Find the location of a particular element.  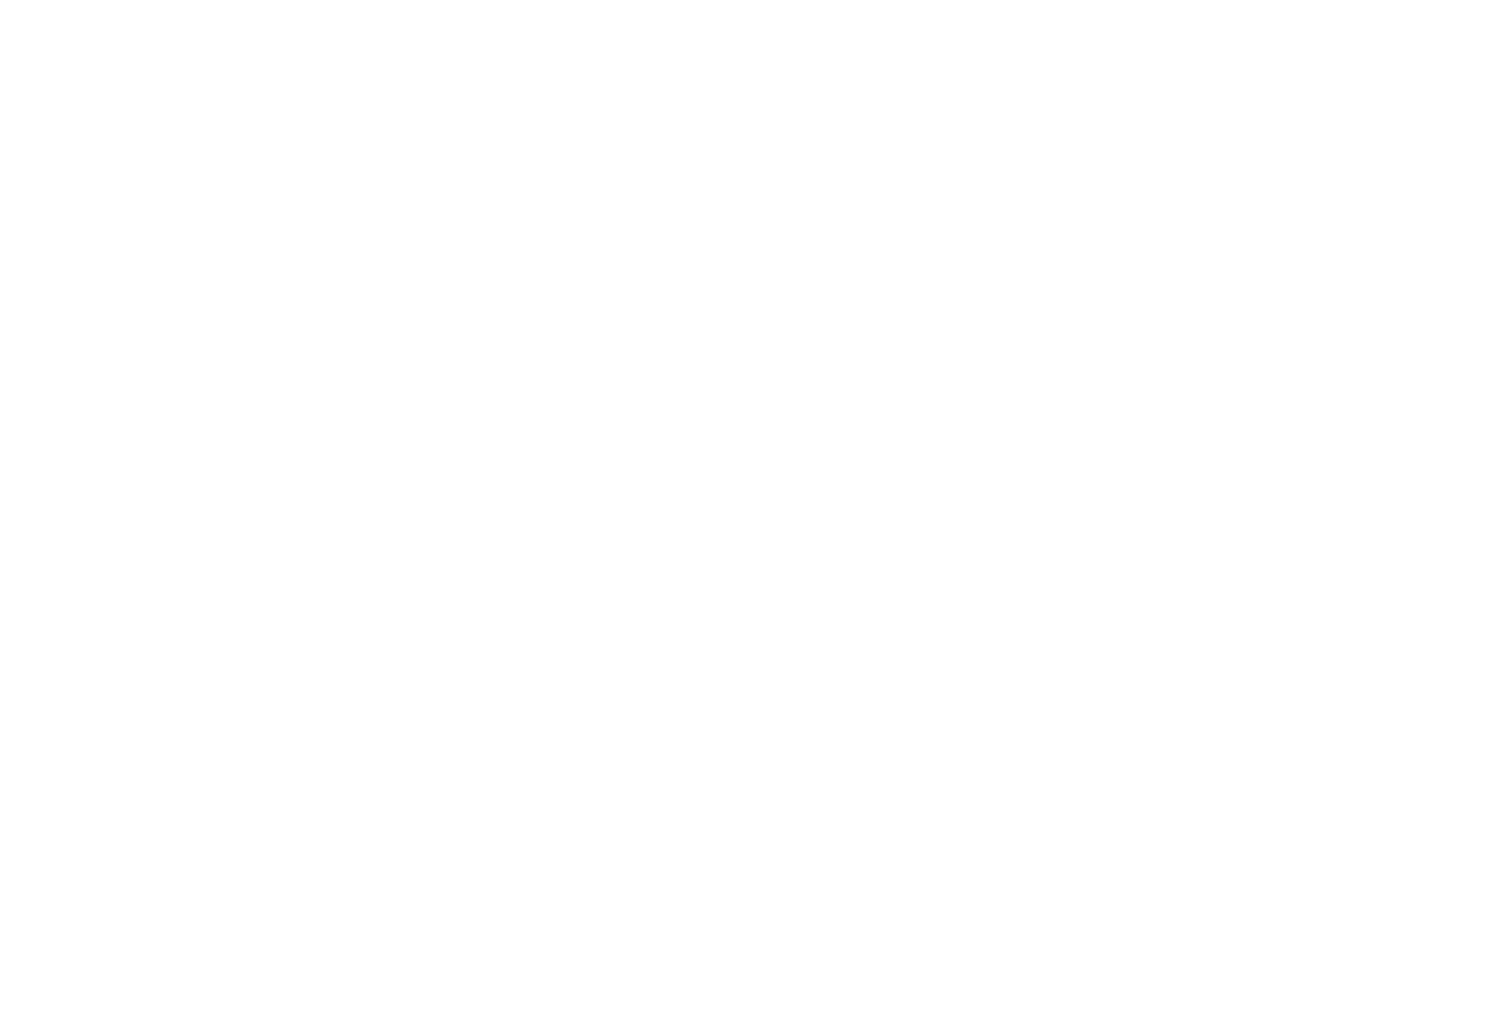

'Audio' is located at coordinates (966, 936).